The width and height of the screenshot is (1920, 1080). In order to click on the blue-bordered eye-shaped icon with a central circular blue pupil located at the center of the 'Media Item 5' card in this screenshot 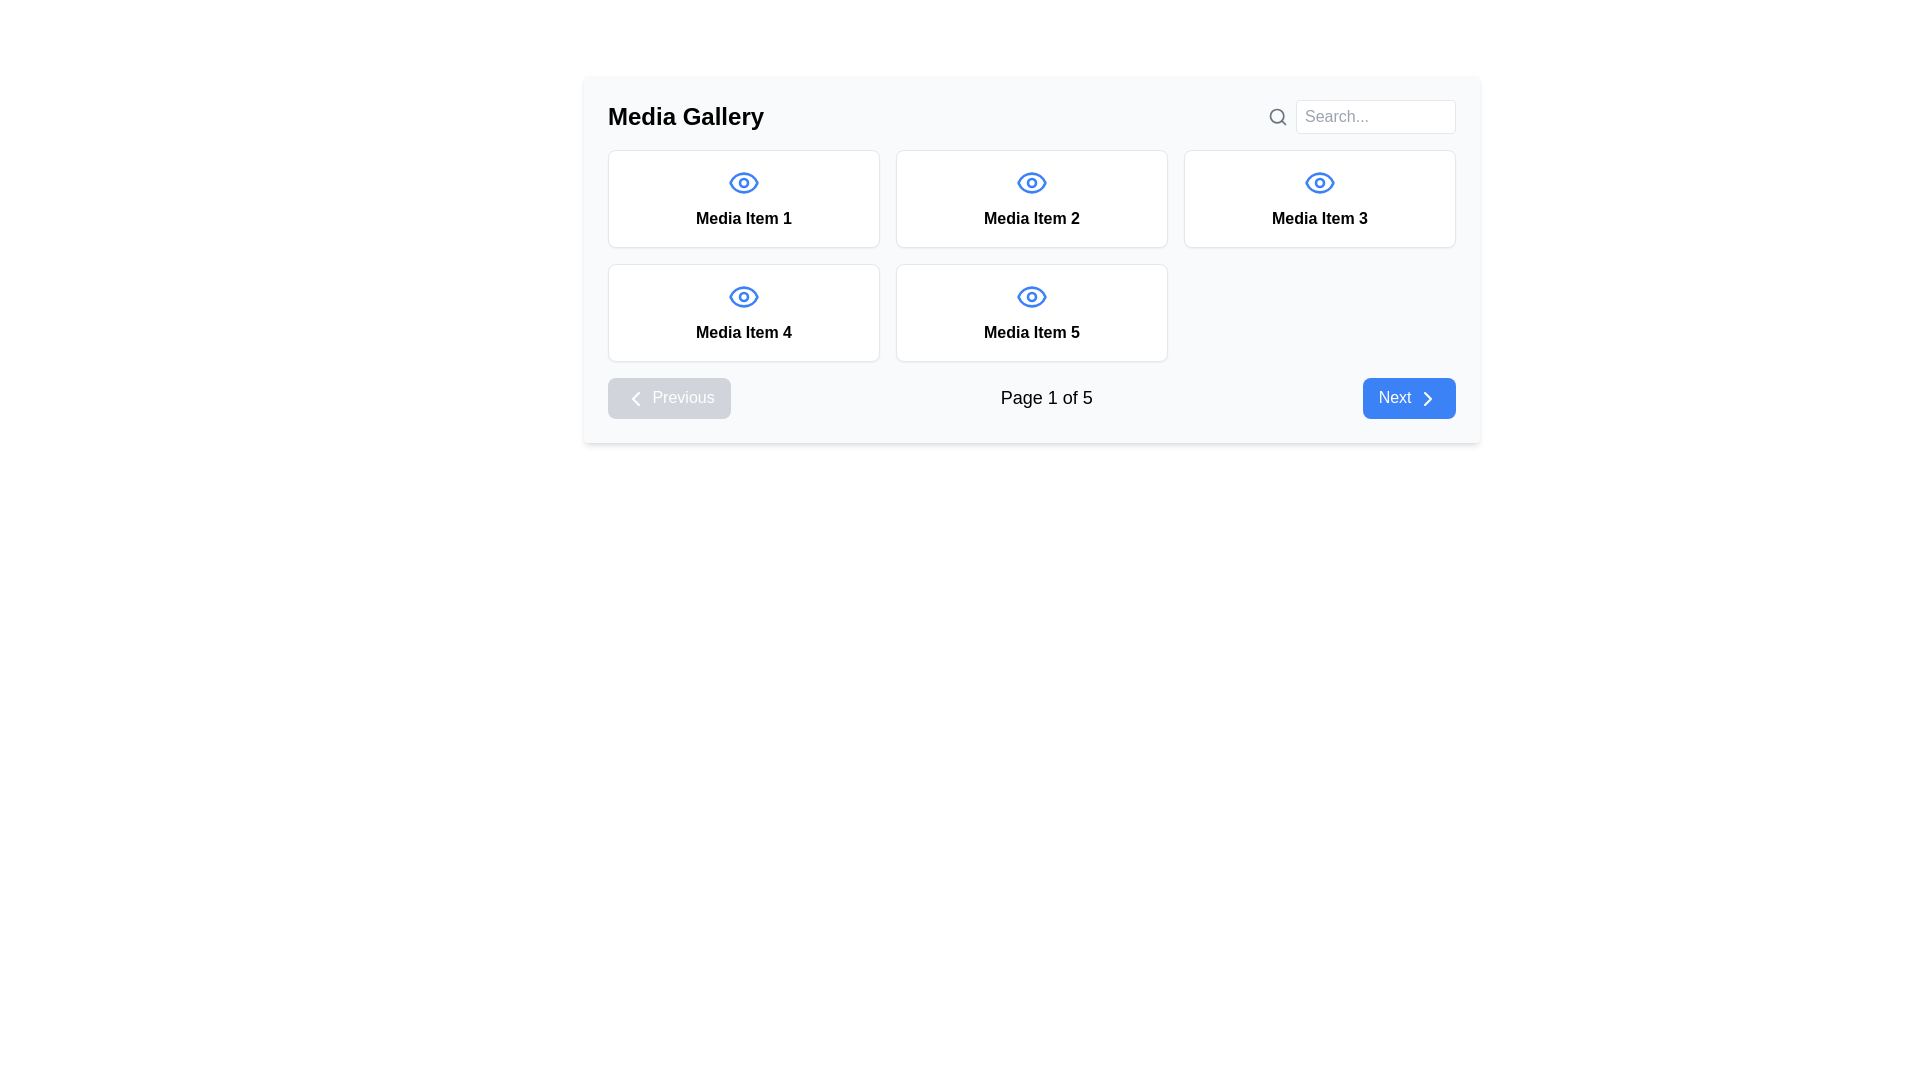, I will do `click(1032, 297)`.